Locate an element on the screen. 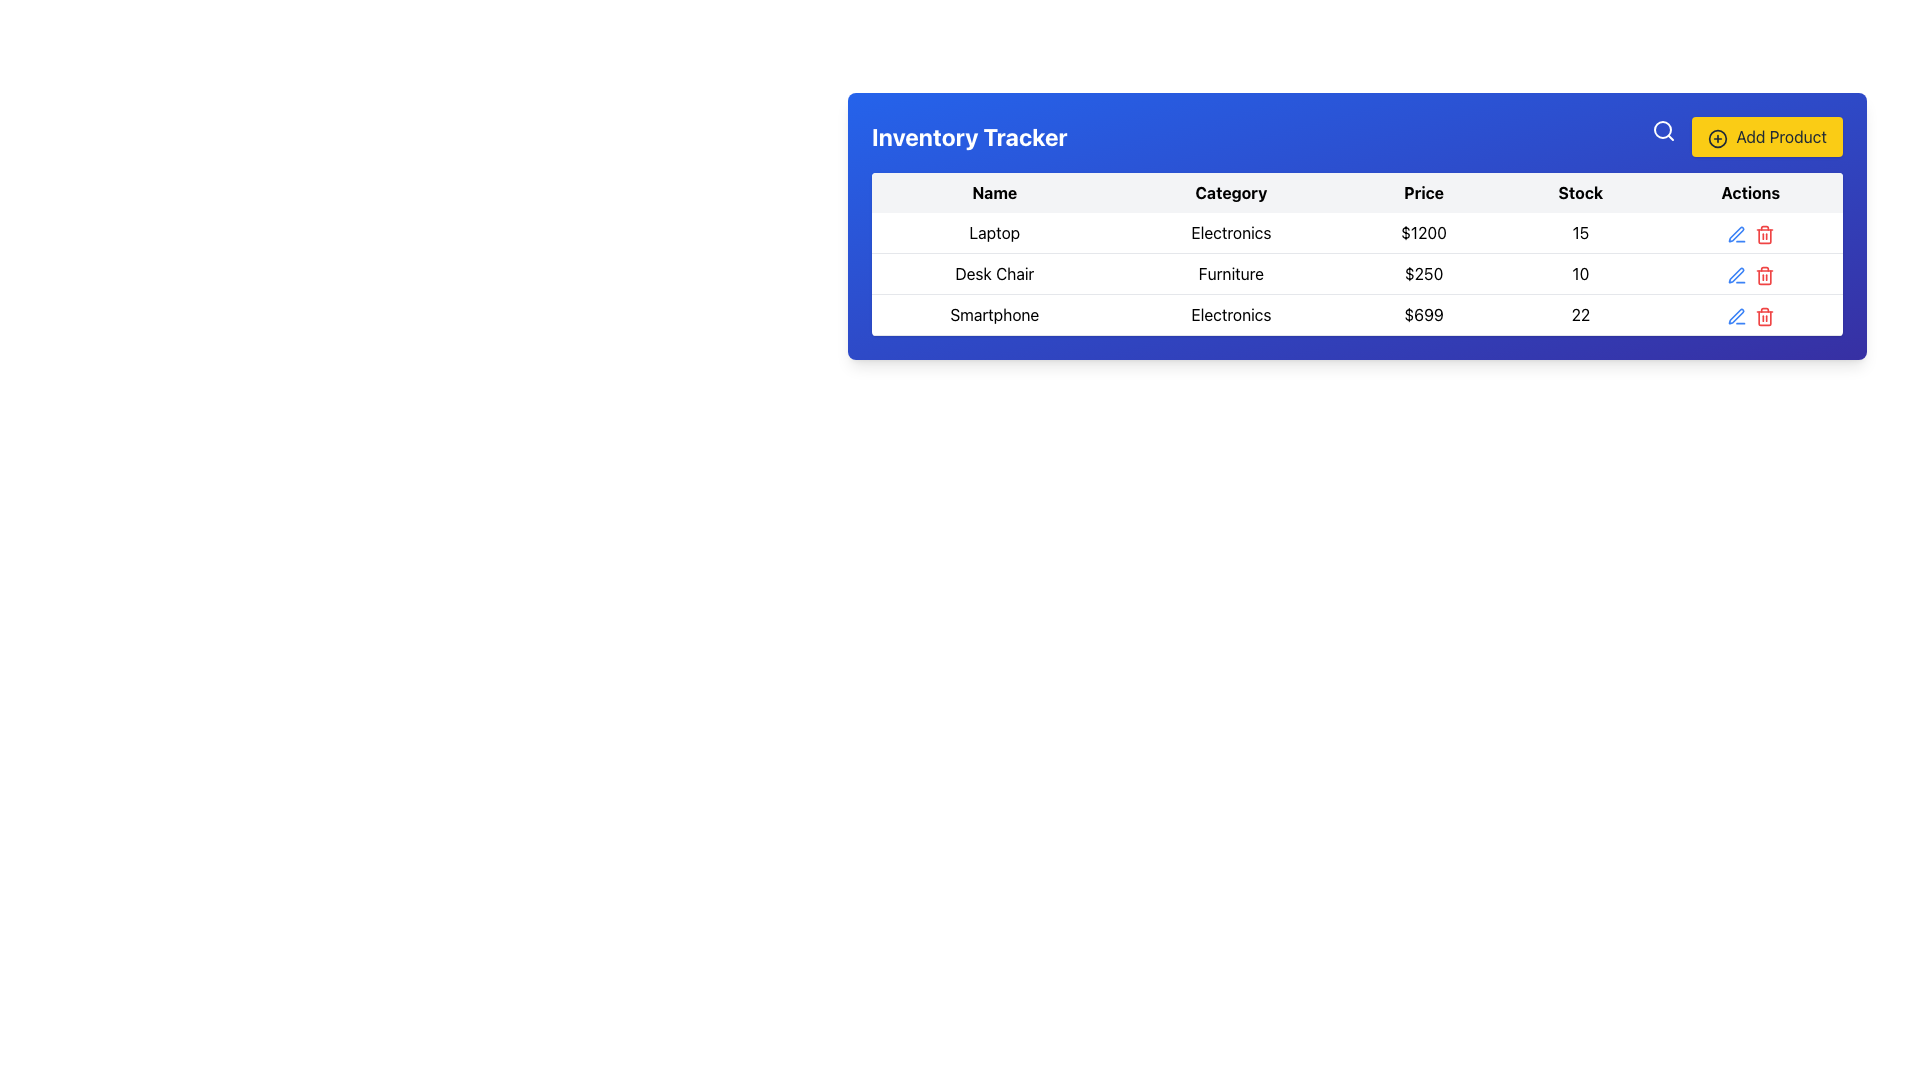 This screenshot has width=1920, height=1080. the pen icon in the Icon Button Group located in the last column of the first row under the 'Actions' header, aligned with the 'Laptop' item is located at coordinates (1749, 232).